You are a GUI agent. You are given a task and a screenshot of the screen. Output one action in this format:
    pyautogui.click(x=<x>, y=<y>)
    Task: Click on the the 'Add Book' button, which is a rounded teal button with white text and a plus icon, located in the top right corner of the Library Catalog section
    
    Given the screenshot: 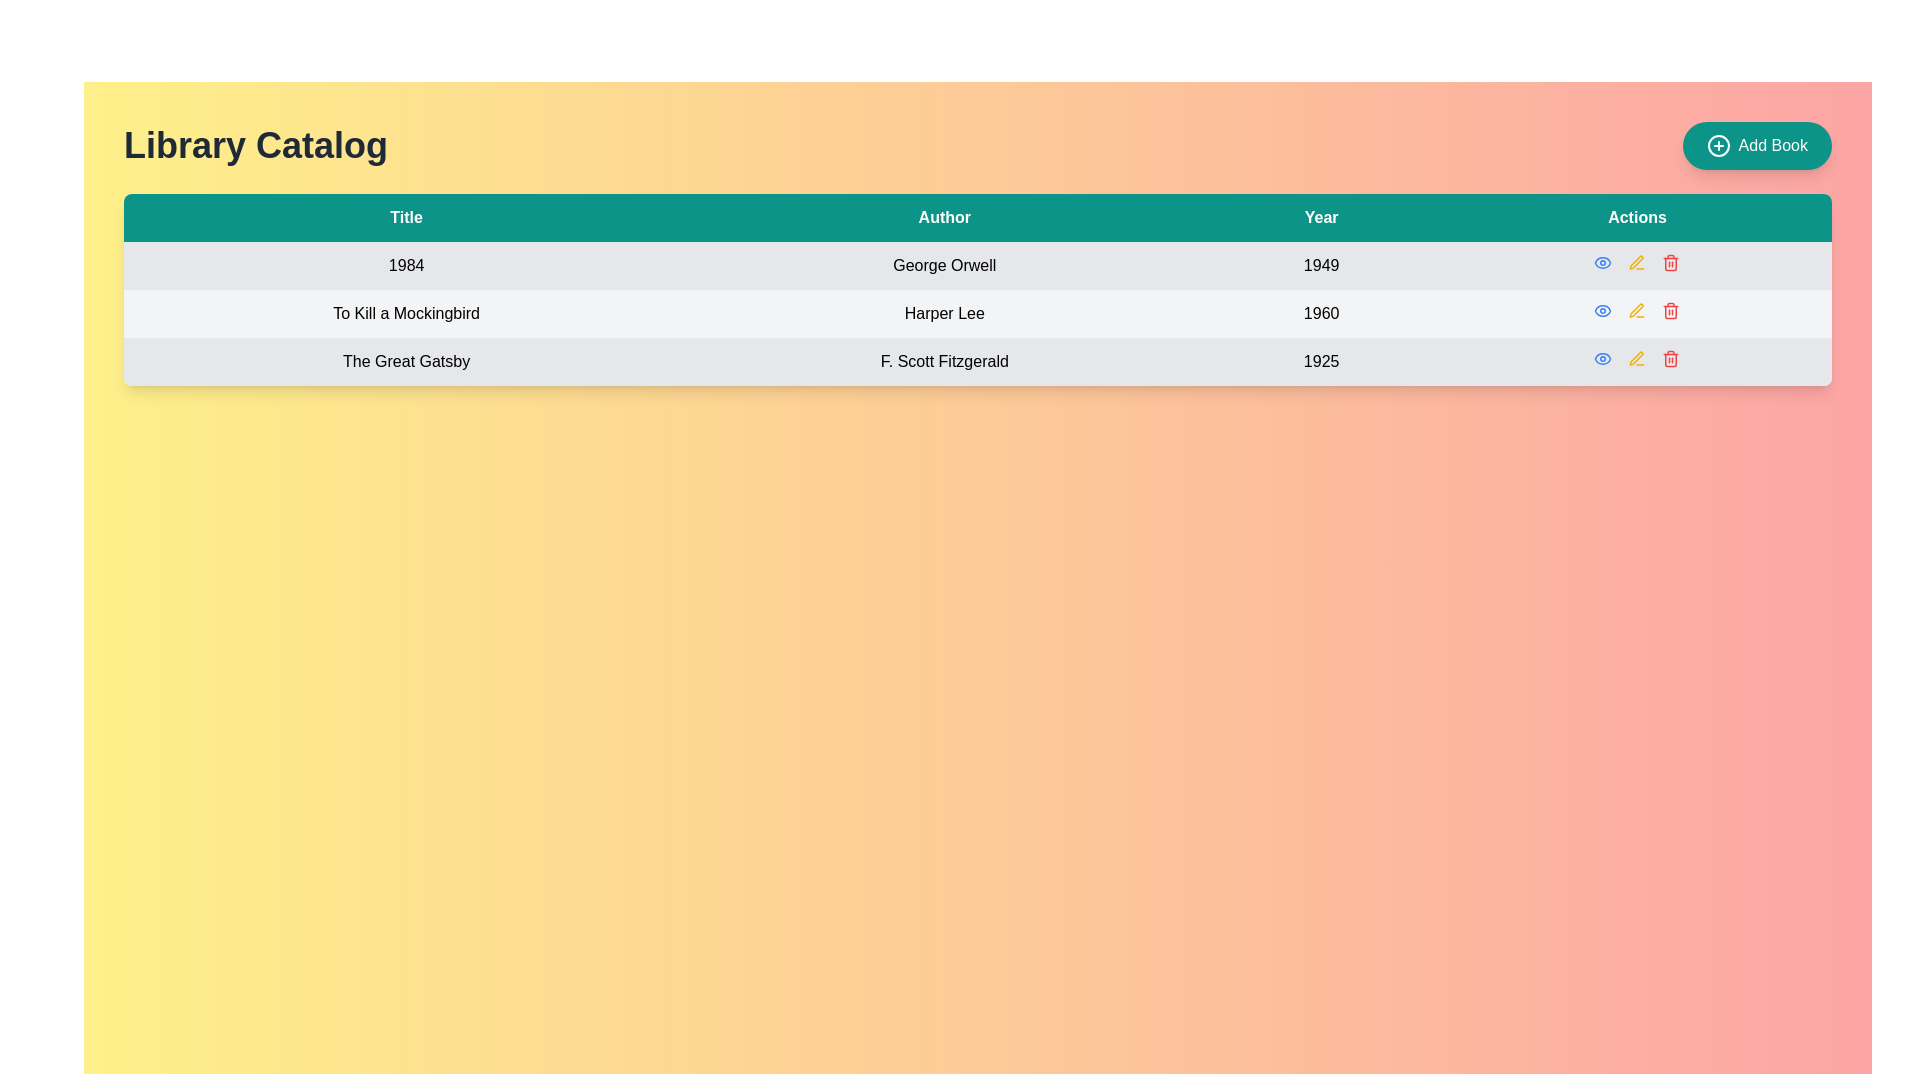 What is the action you would take?
    pyautogui.click(x=1756, y=145)
    